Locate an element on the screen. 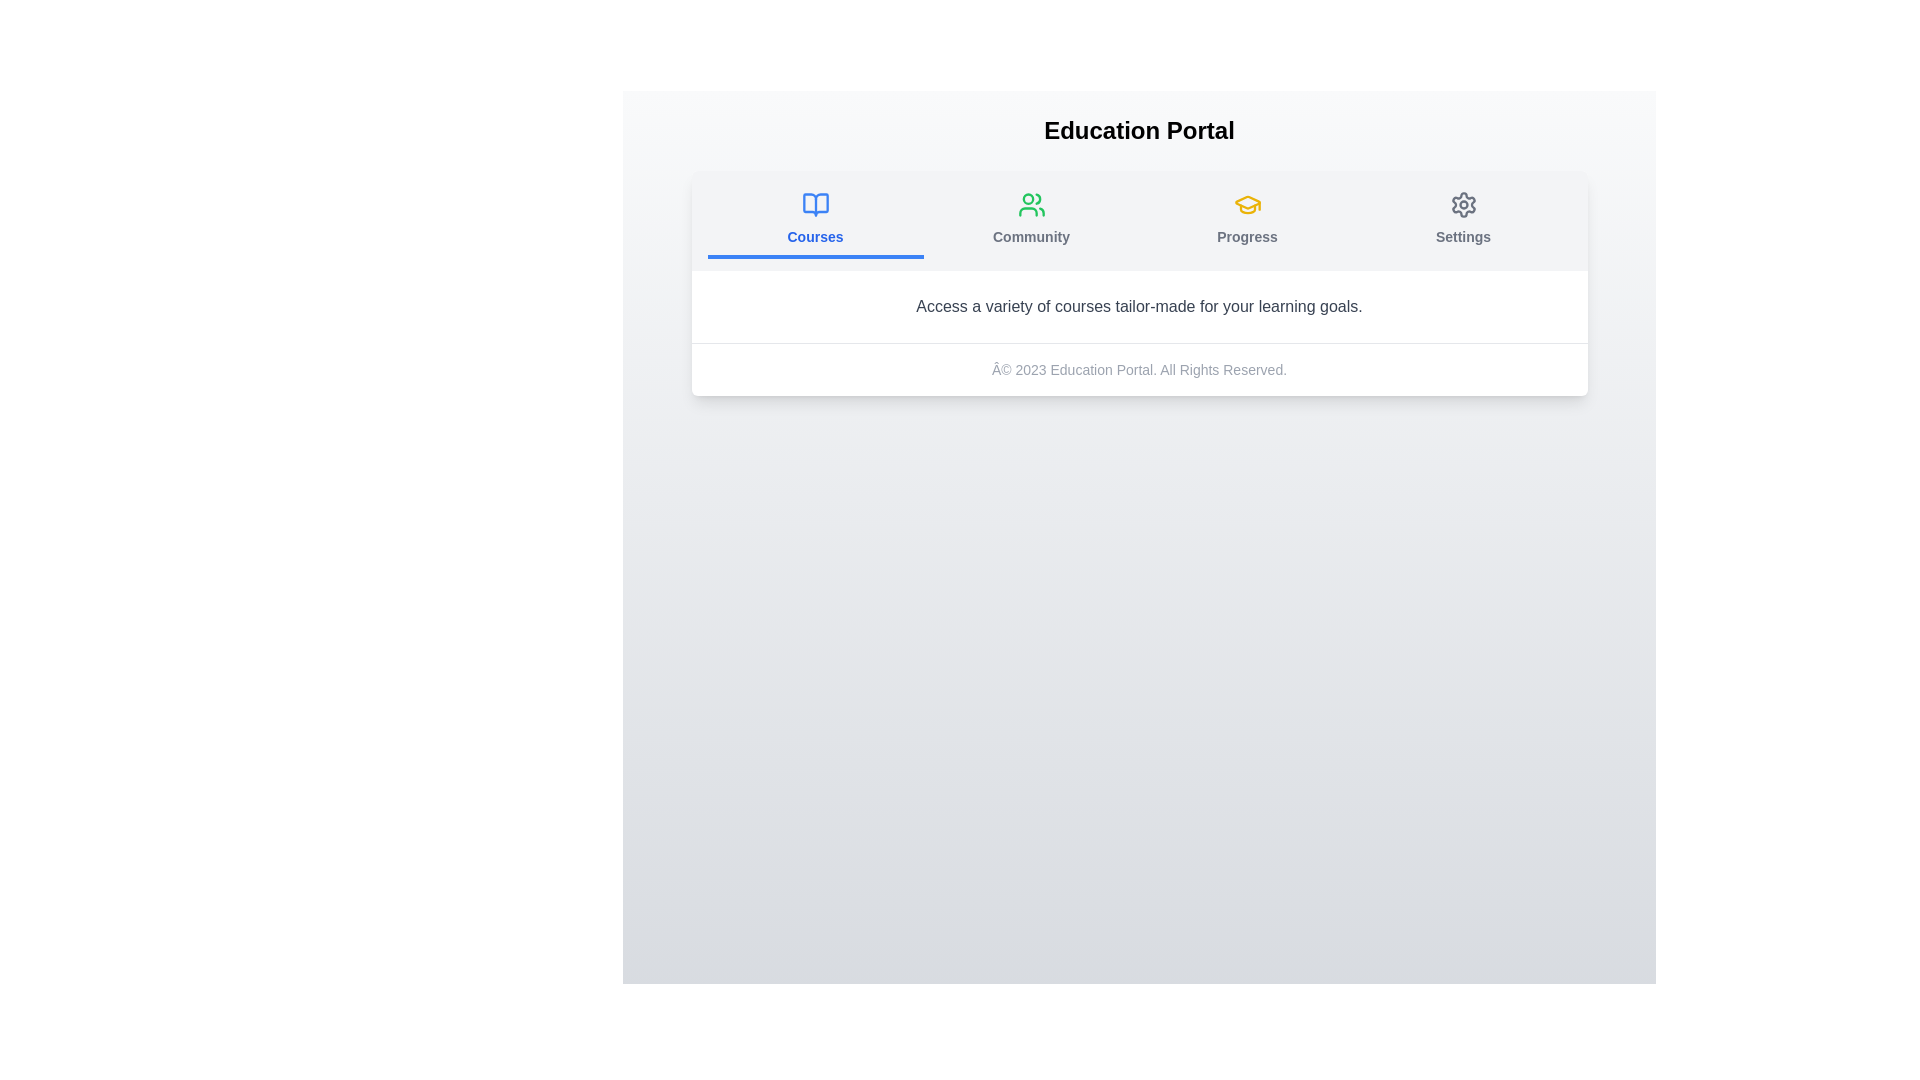 Image resolution: width=1920 pixels, height=1080 pixels. displayed text of the prominent 'Education Portal' label, which is a central heading in bold font located at the top center of the page above the navigation bar is located at coordinates (1139, 131).